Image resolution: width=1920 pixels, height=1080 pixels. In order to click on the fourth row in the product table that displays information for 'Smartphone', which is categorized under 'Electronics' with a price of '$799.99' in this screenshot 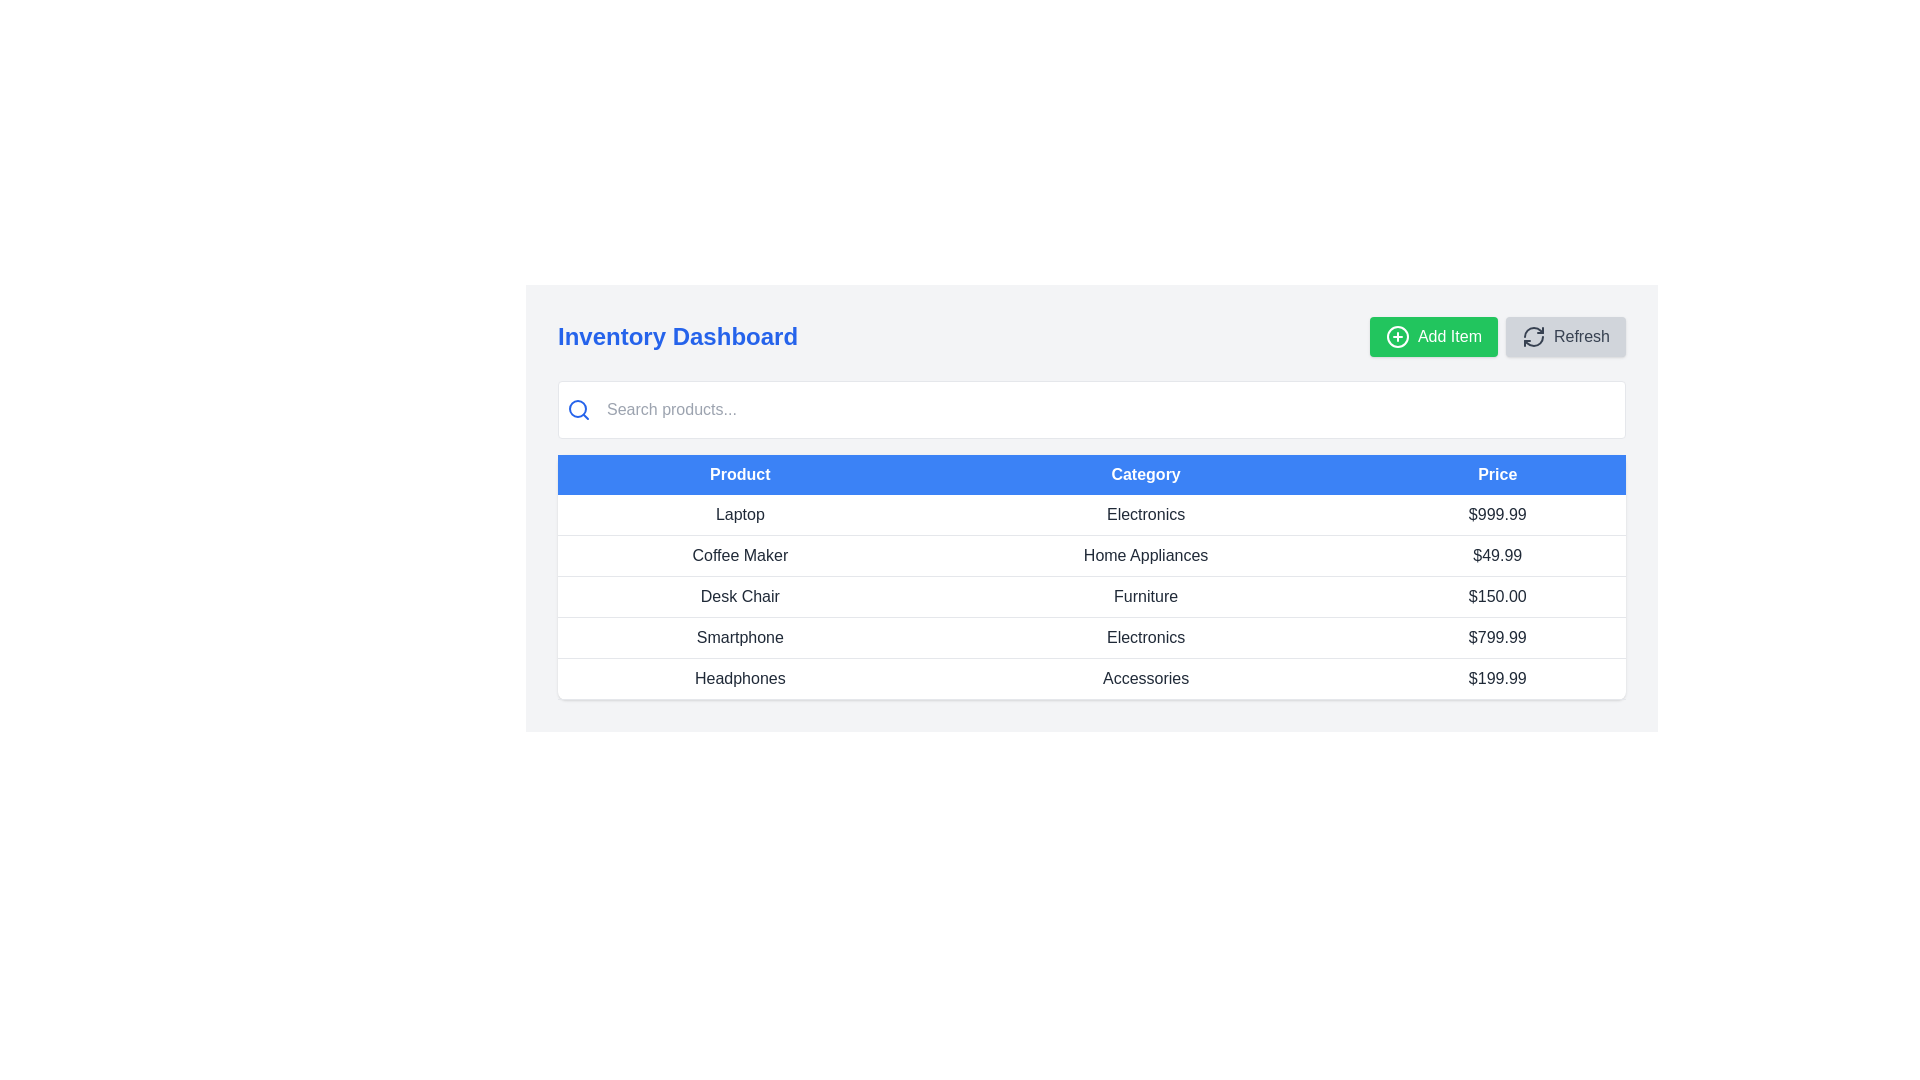, I will do `click(1090, 637)`.